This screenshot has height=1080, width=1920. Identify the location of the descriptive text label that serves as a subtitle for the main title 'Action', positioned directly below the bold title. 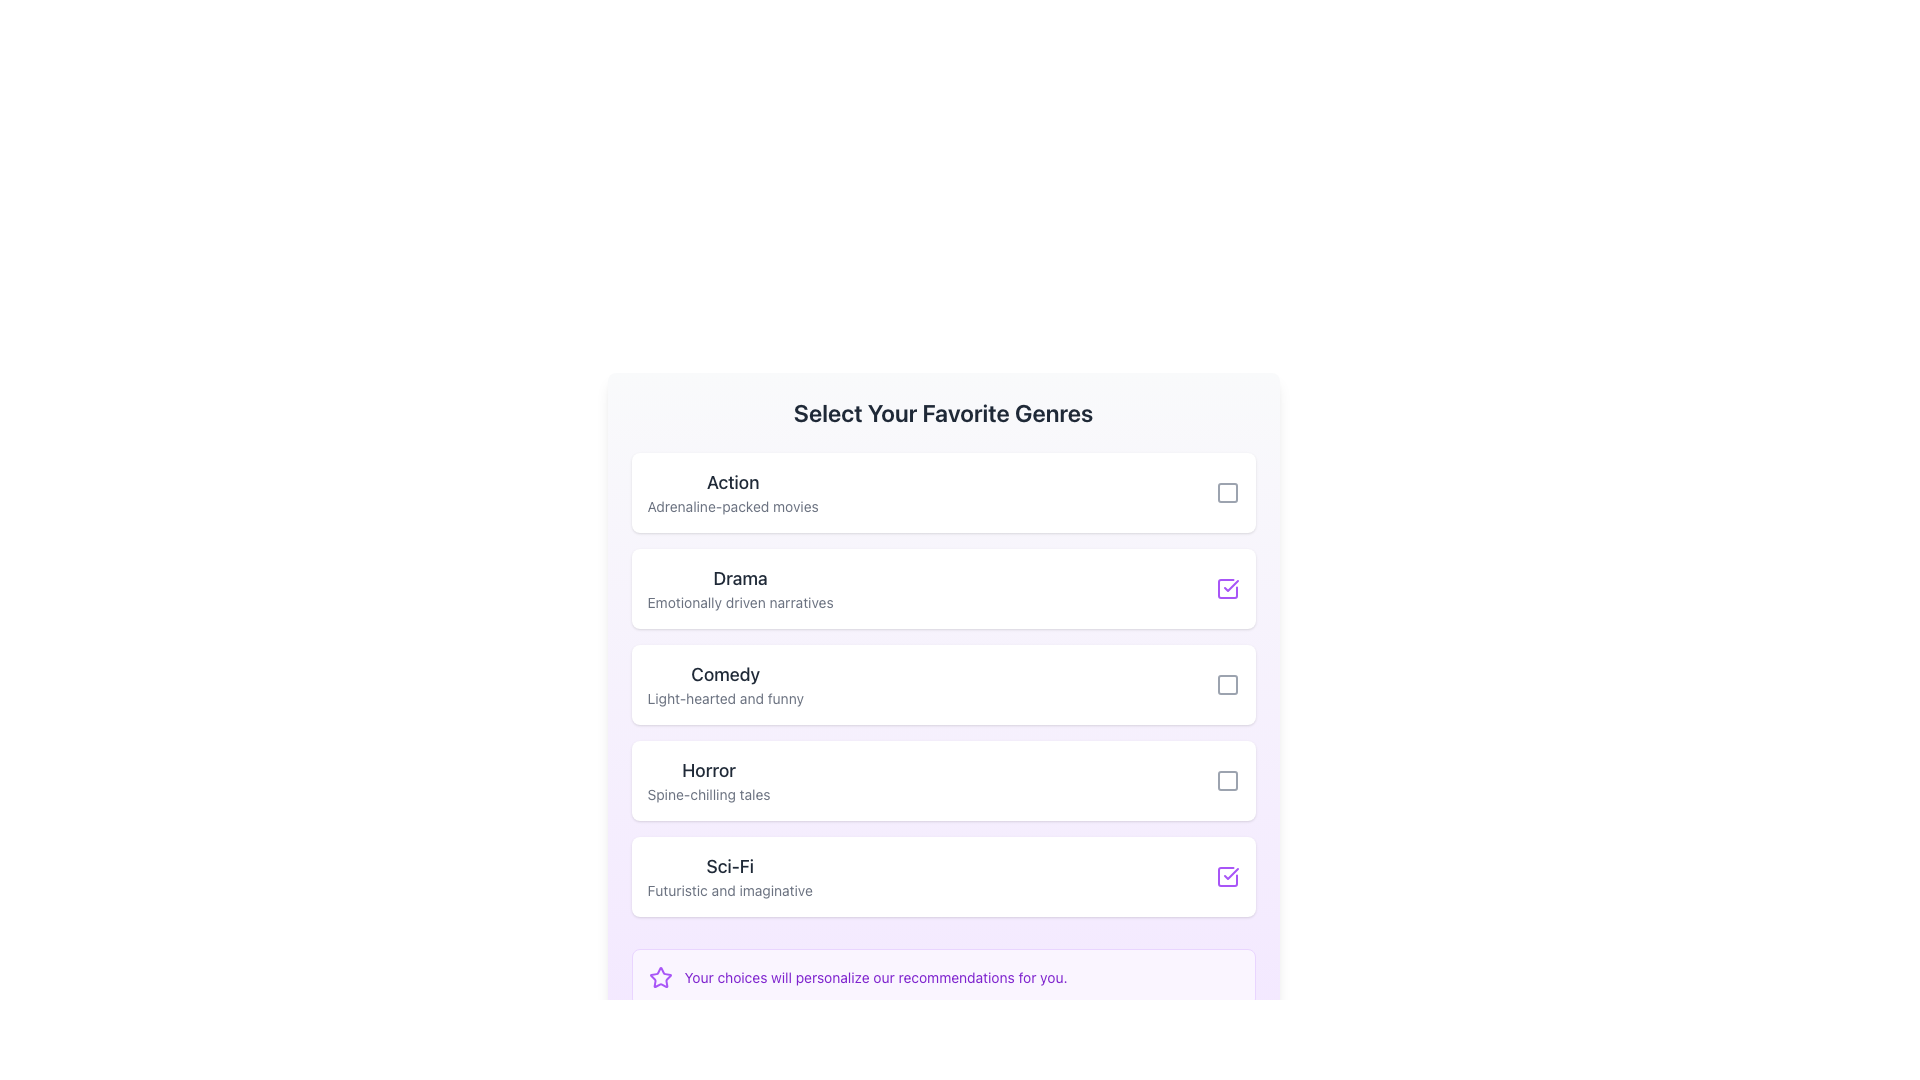
(732, 505).